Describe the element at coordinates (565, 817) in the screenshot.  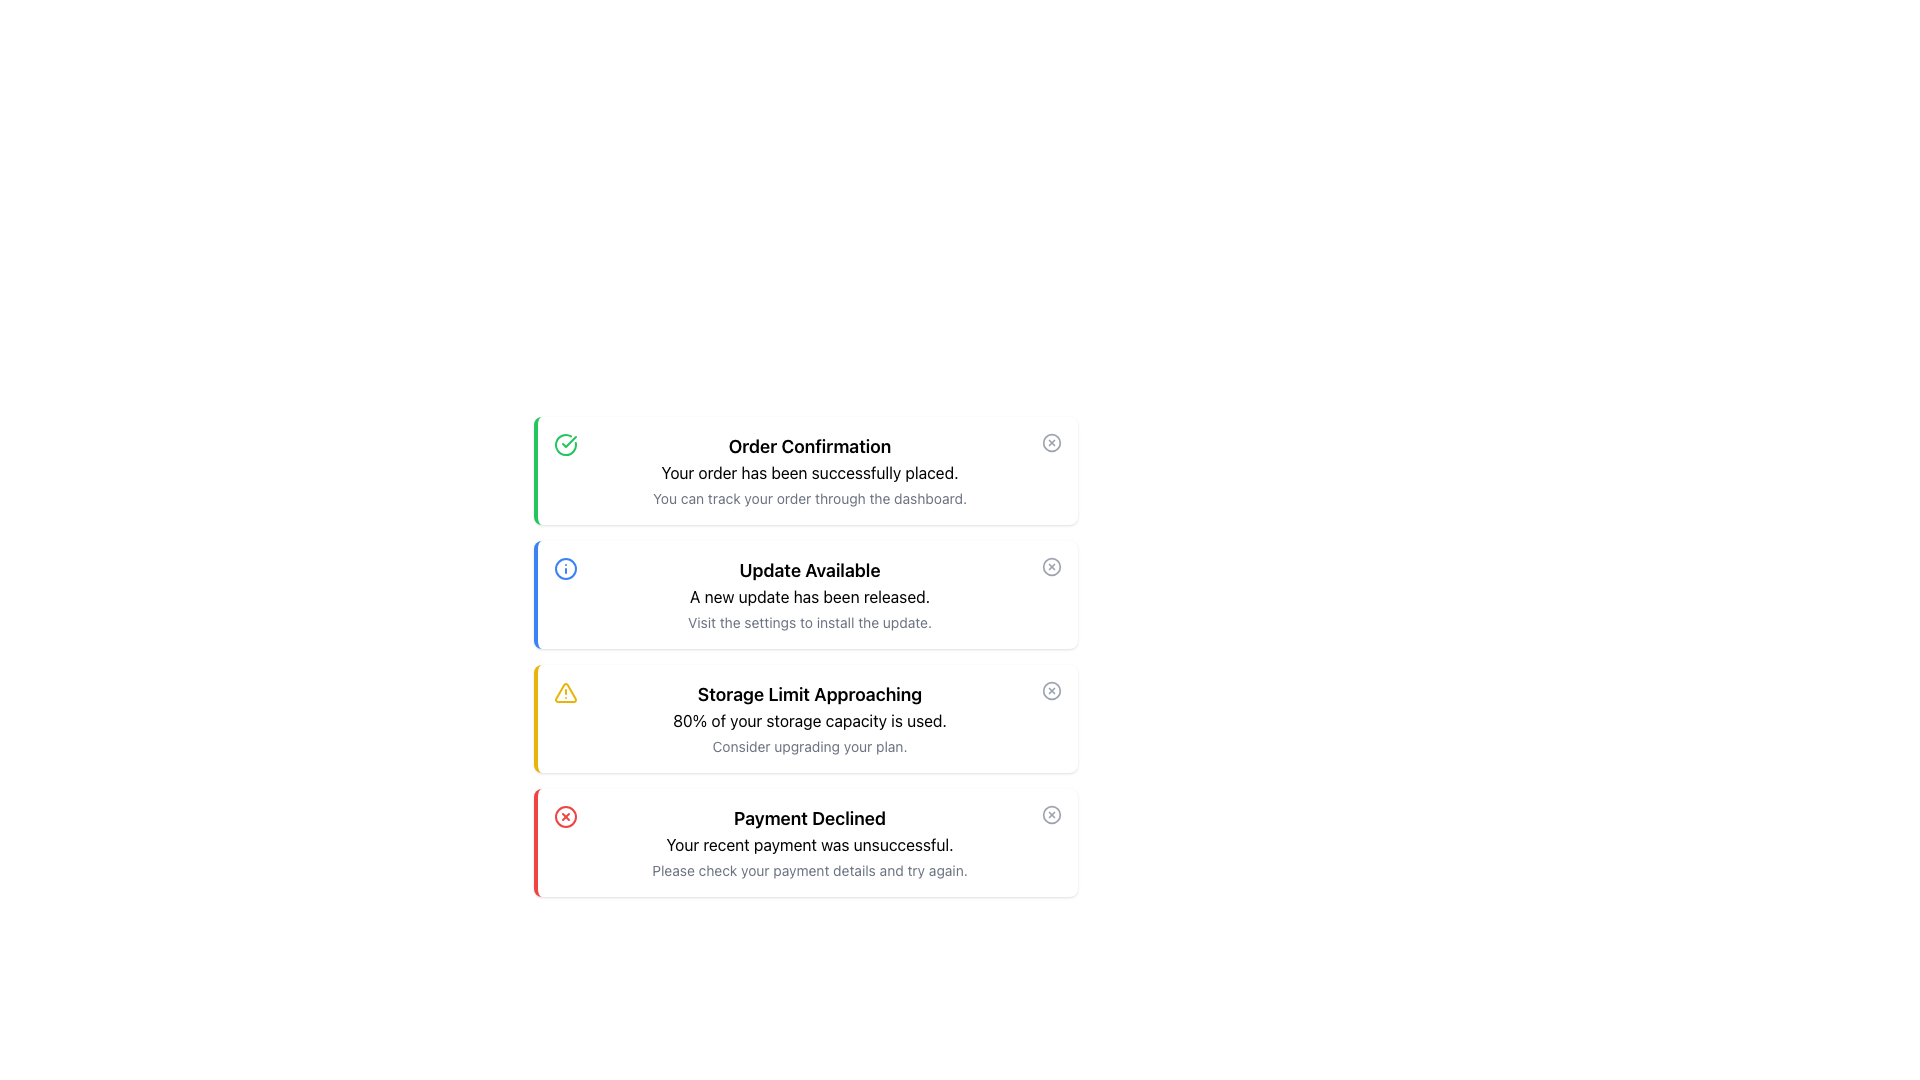
I see `the central circular shape within the SVG component that indicates an error or rejection, located inside the 'Payment Declined' notification` at that location.